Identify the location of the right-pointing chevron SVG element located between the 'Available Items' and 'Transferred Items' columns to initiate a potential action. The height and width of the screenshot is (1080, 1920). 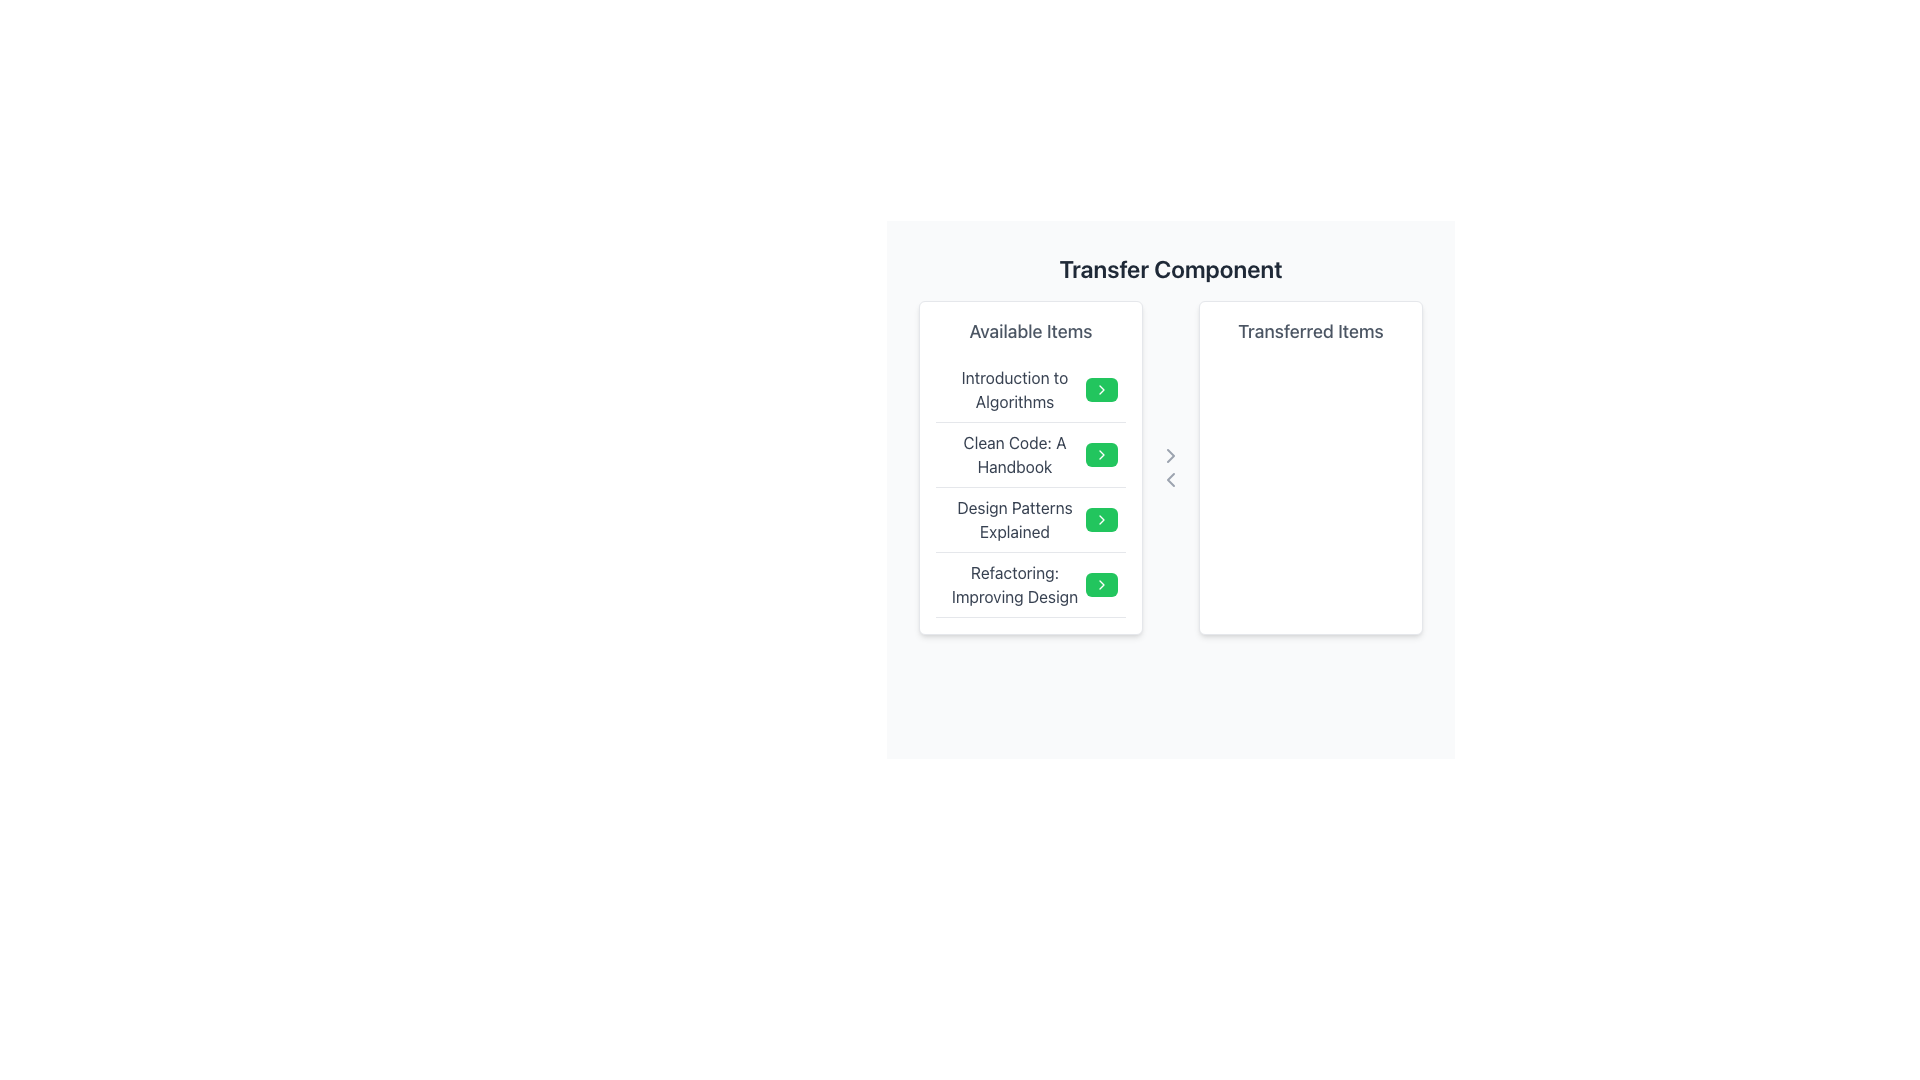
(1171, 455).